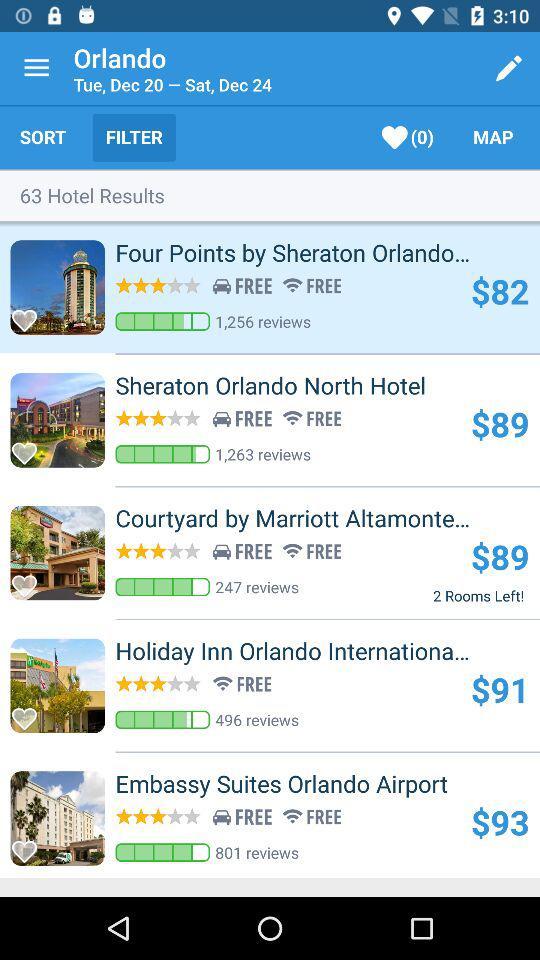 The image size is (540, 960). Describe the element at coordinates (29, 845) in the screenshot. I see `favorite` at that location.